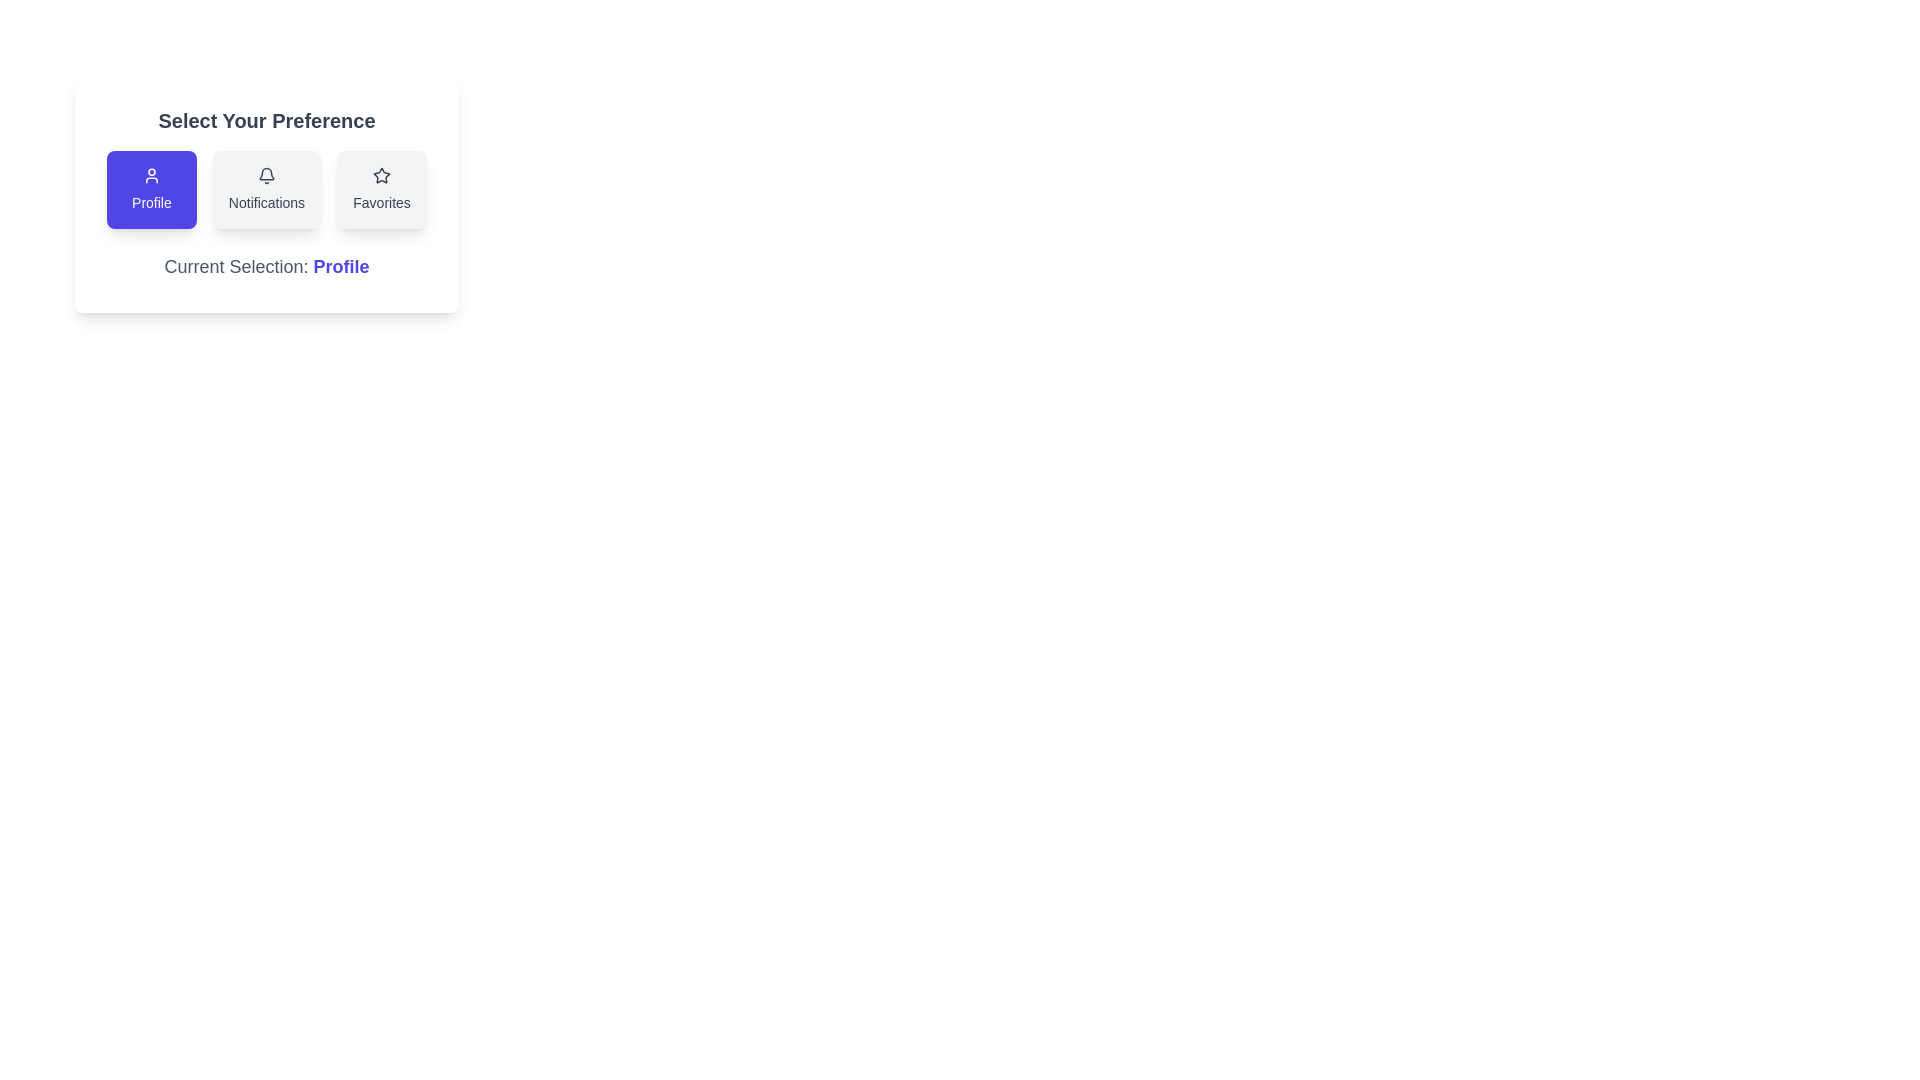 The height and width of the screenshot is (1080, 1920). Describe the element at coordinates (266, 175) in the screenshot. I see `the notification card containing the bell icon for selection, which is the second item in the three-part layout under 'Select Your Preference'` at that location.